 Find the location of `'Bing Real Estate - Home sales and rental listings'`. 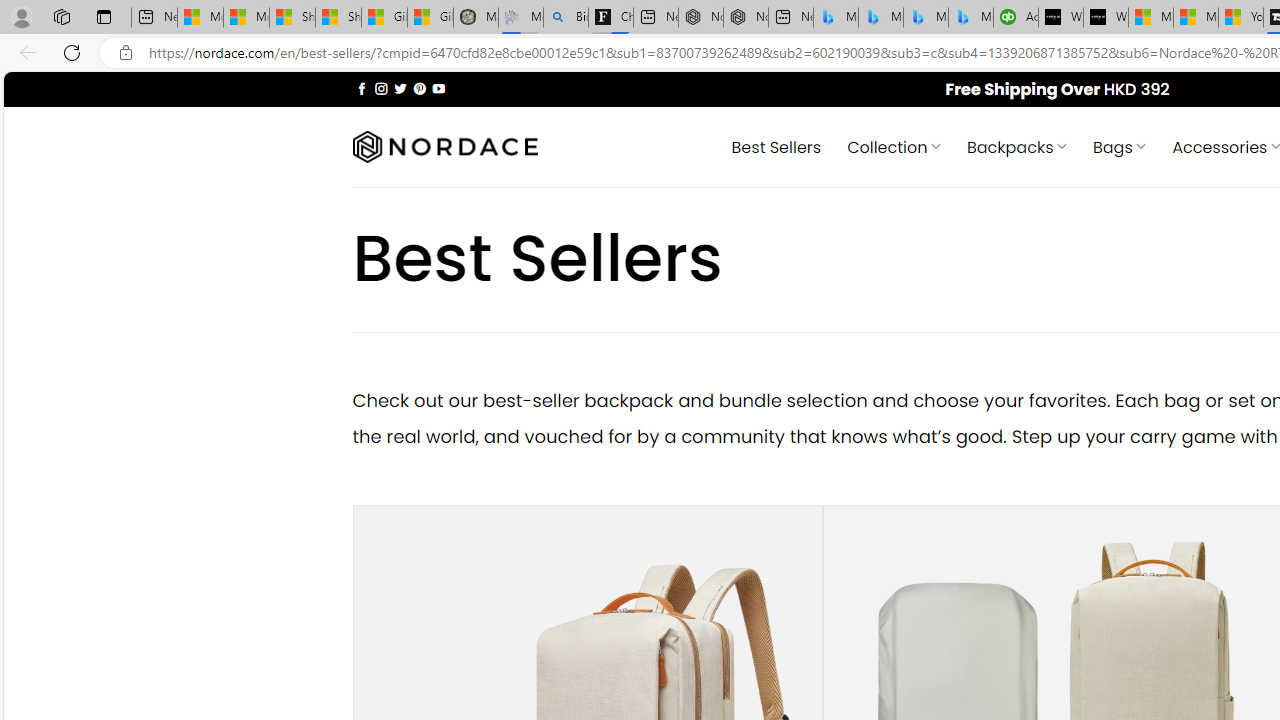

'Bing Real Estate - Home sales and rental listings' is located at coordinates (564, 17).